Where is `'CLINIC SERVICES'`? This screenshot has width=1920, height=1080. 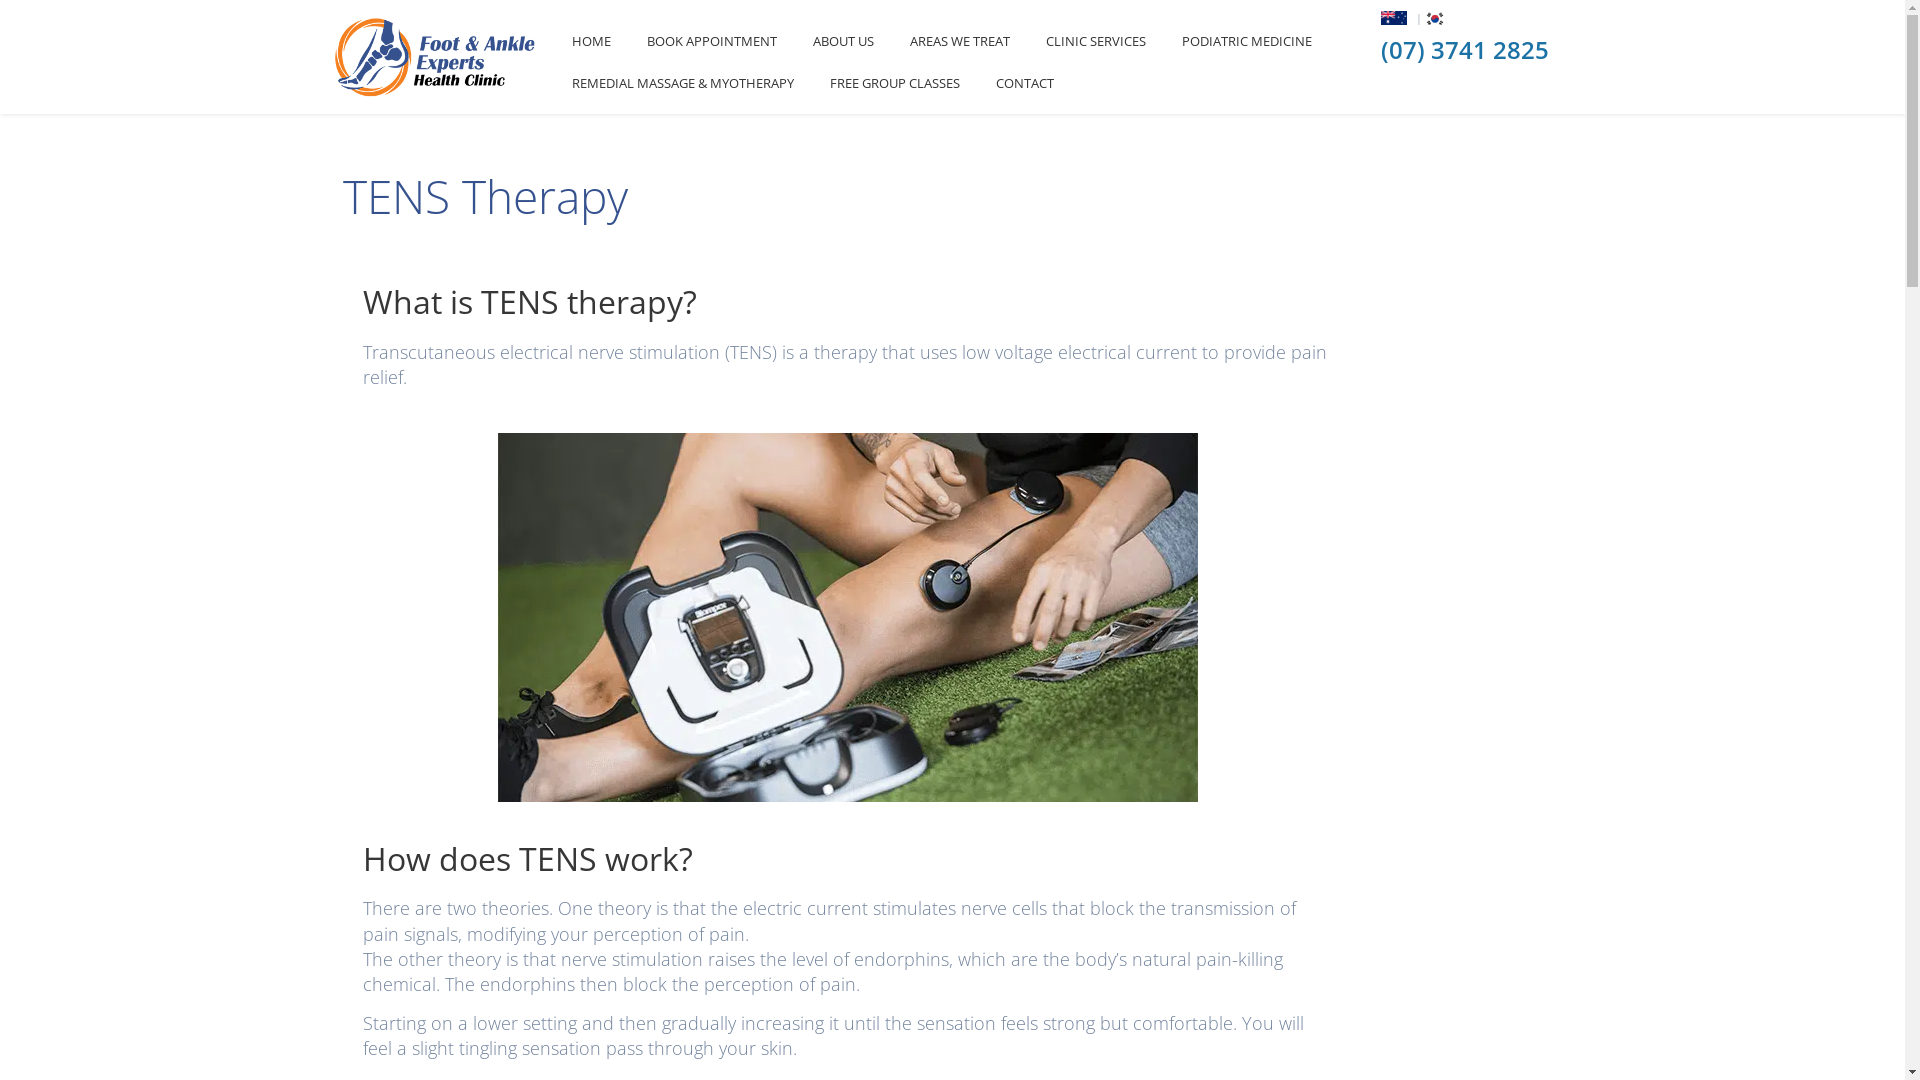 'CLINIC SERVICES' is located at coordinates (1094, 41).